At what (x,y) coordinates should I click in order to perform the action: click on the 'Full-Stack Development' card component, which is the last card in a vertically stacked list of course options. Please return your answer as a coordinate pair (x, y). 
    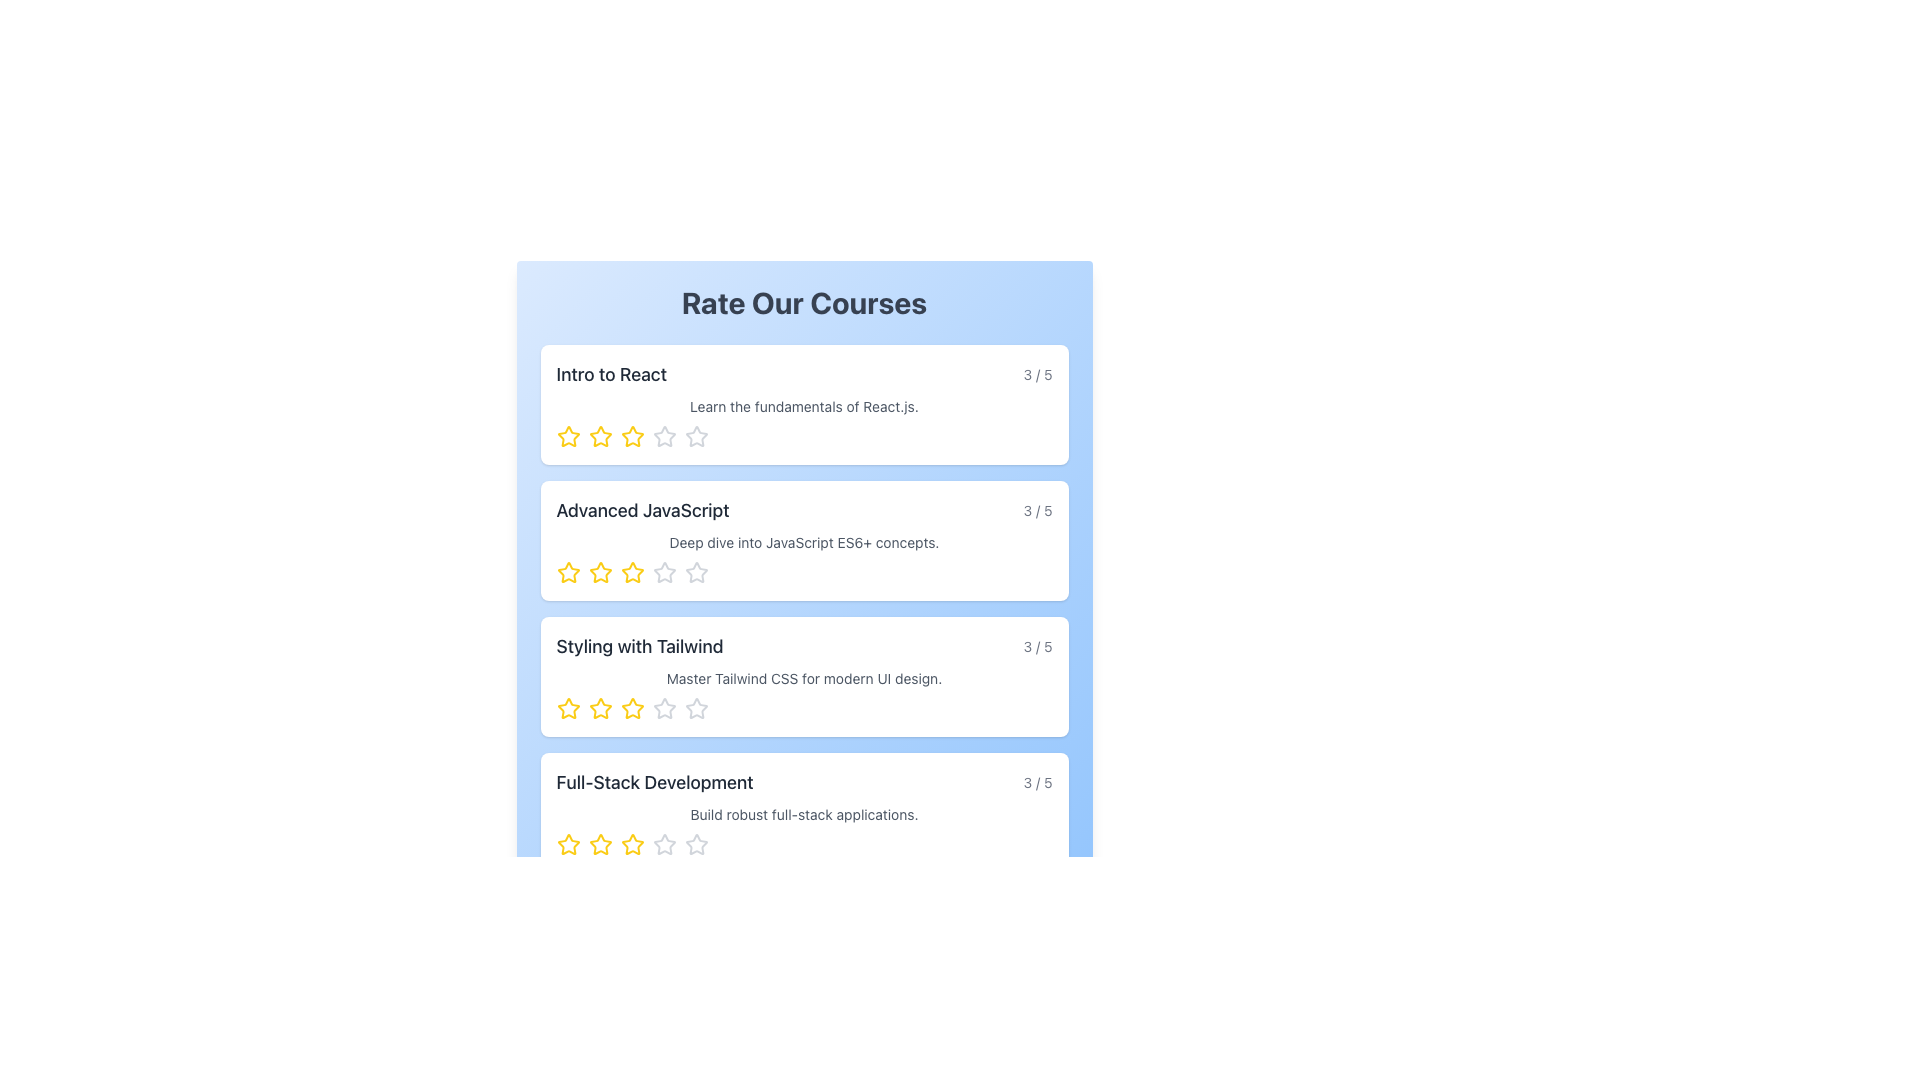
    Looking at the image, I should click on (804, 813).